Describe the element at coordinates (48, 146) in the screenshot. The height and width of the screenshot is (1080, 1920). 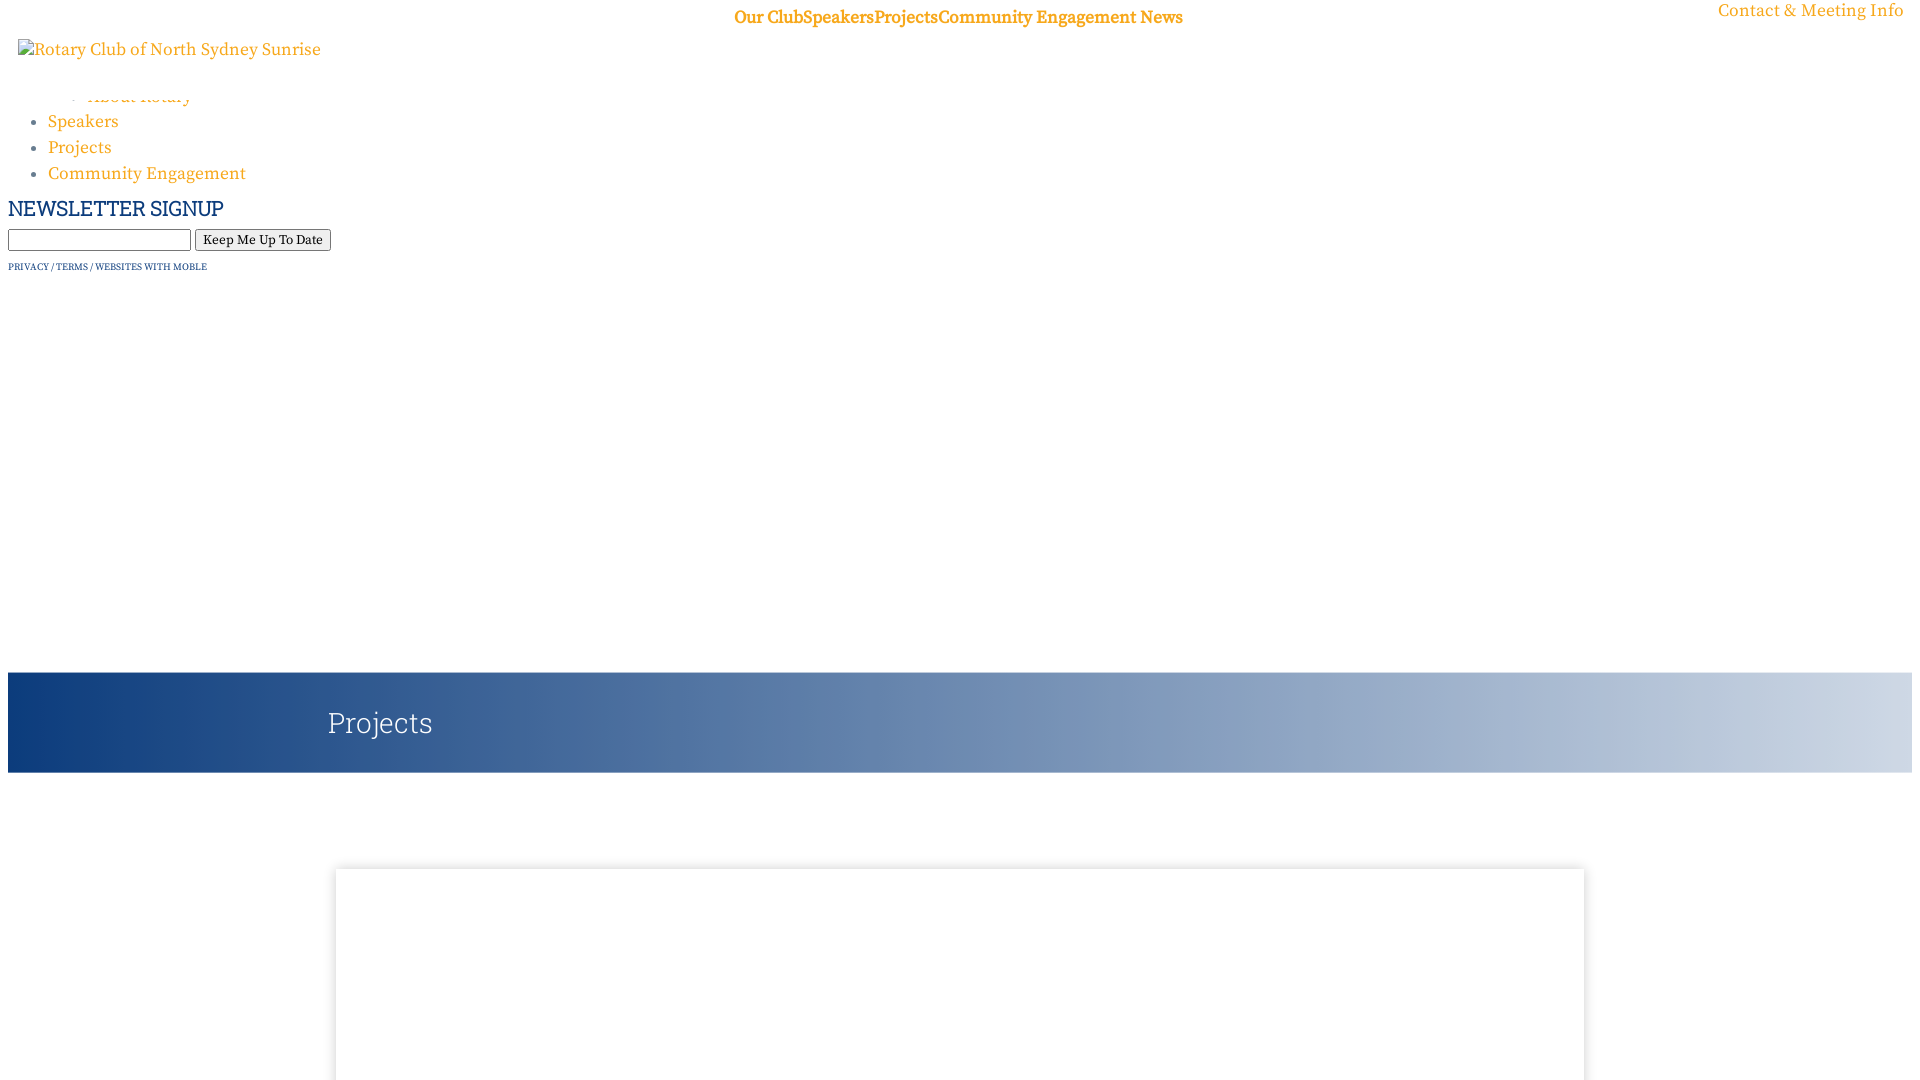
I see `'Projects'` at that location.